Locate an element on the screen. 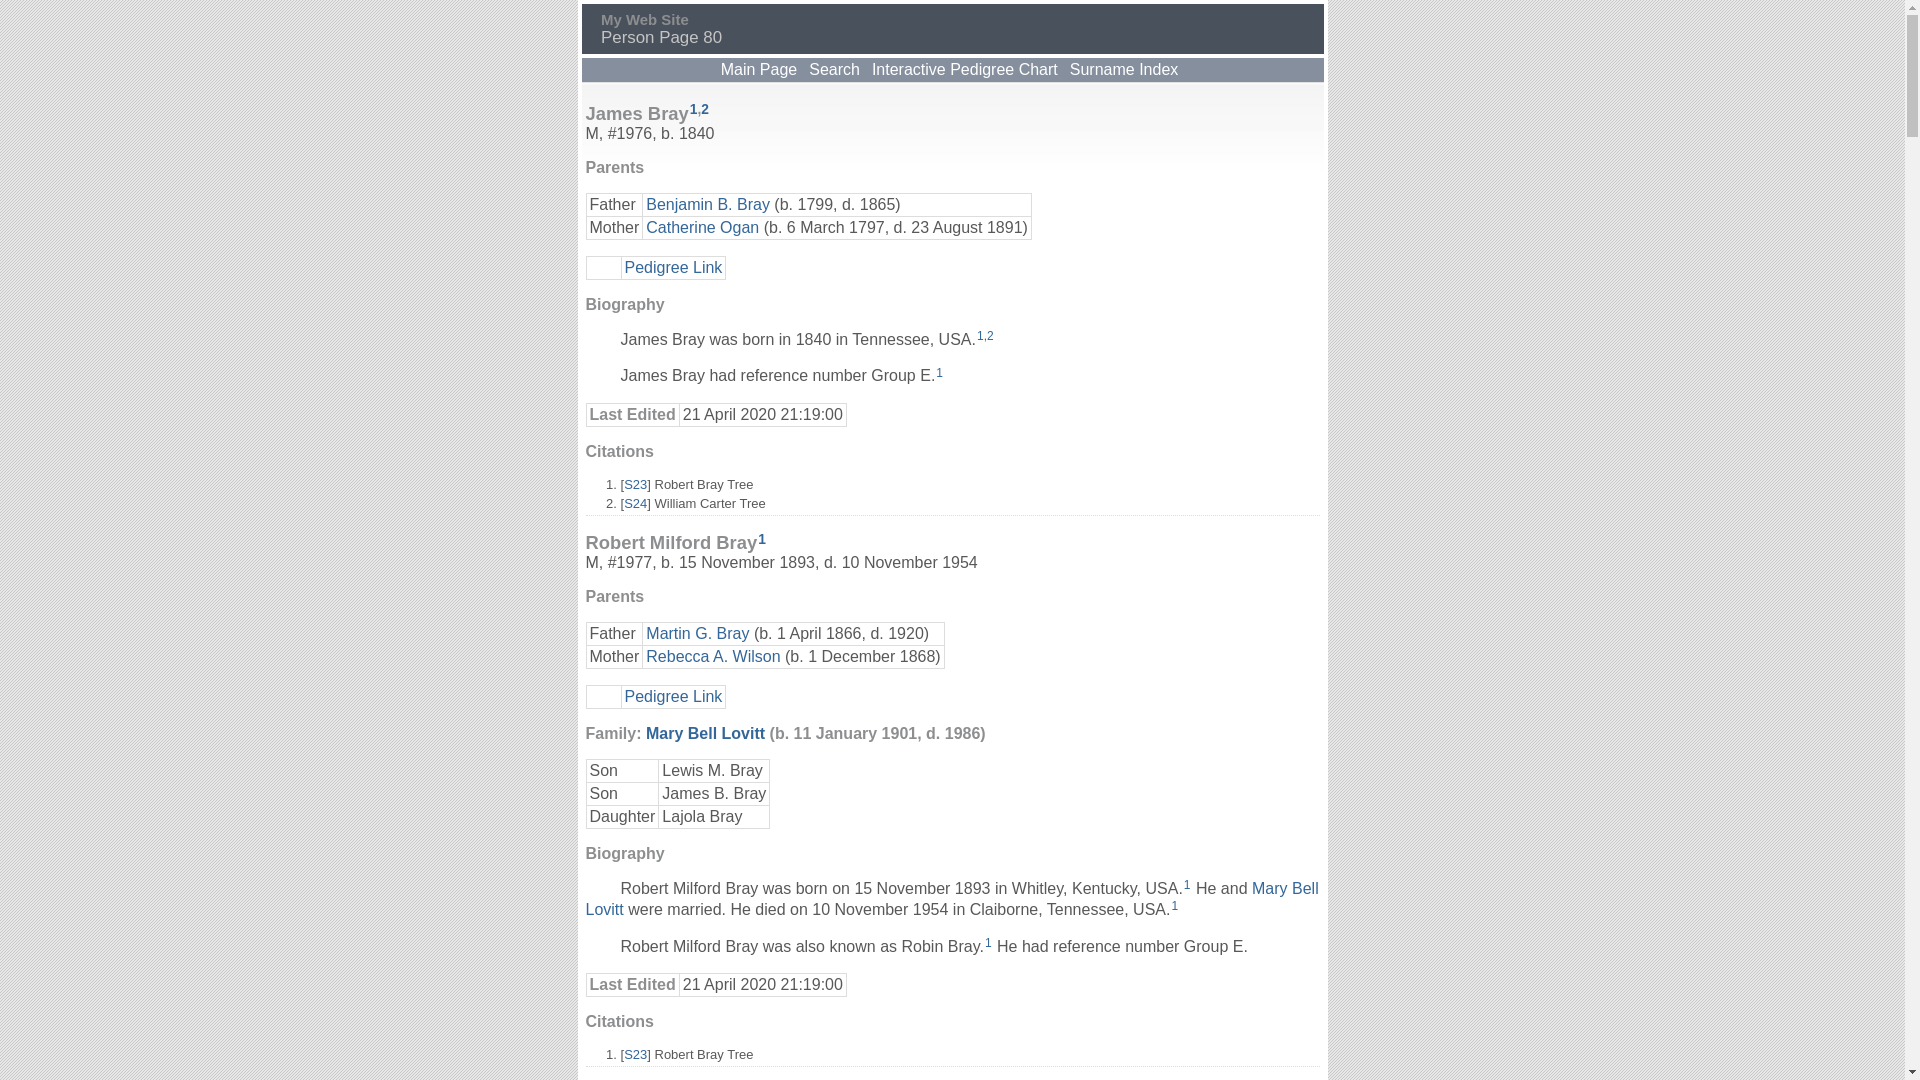  'Martin G. Bray' is located at coordinates (697, 633).